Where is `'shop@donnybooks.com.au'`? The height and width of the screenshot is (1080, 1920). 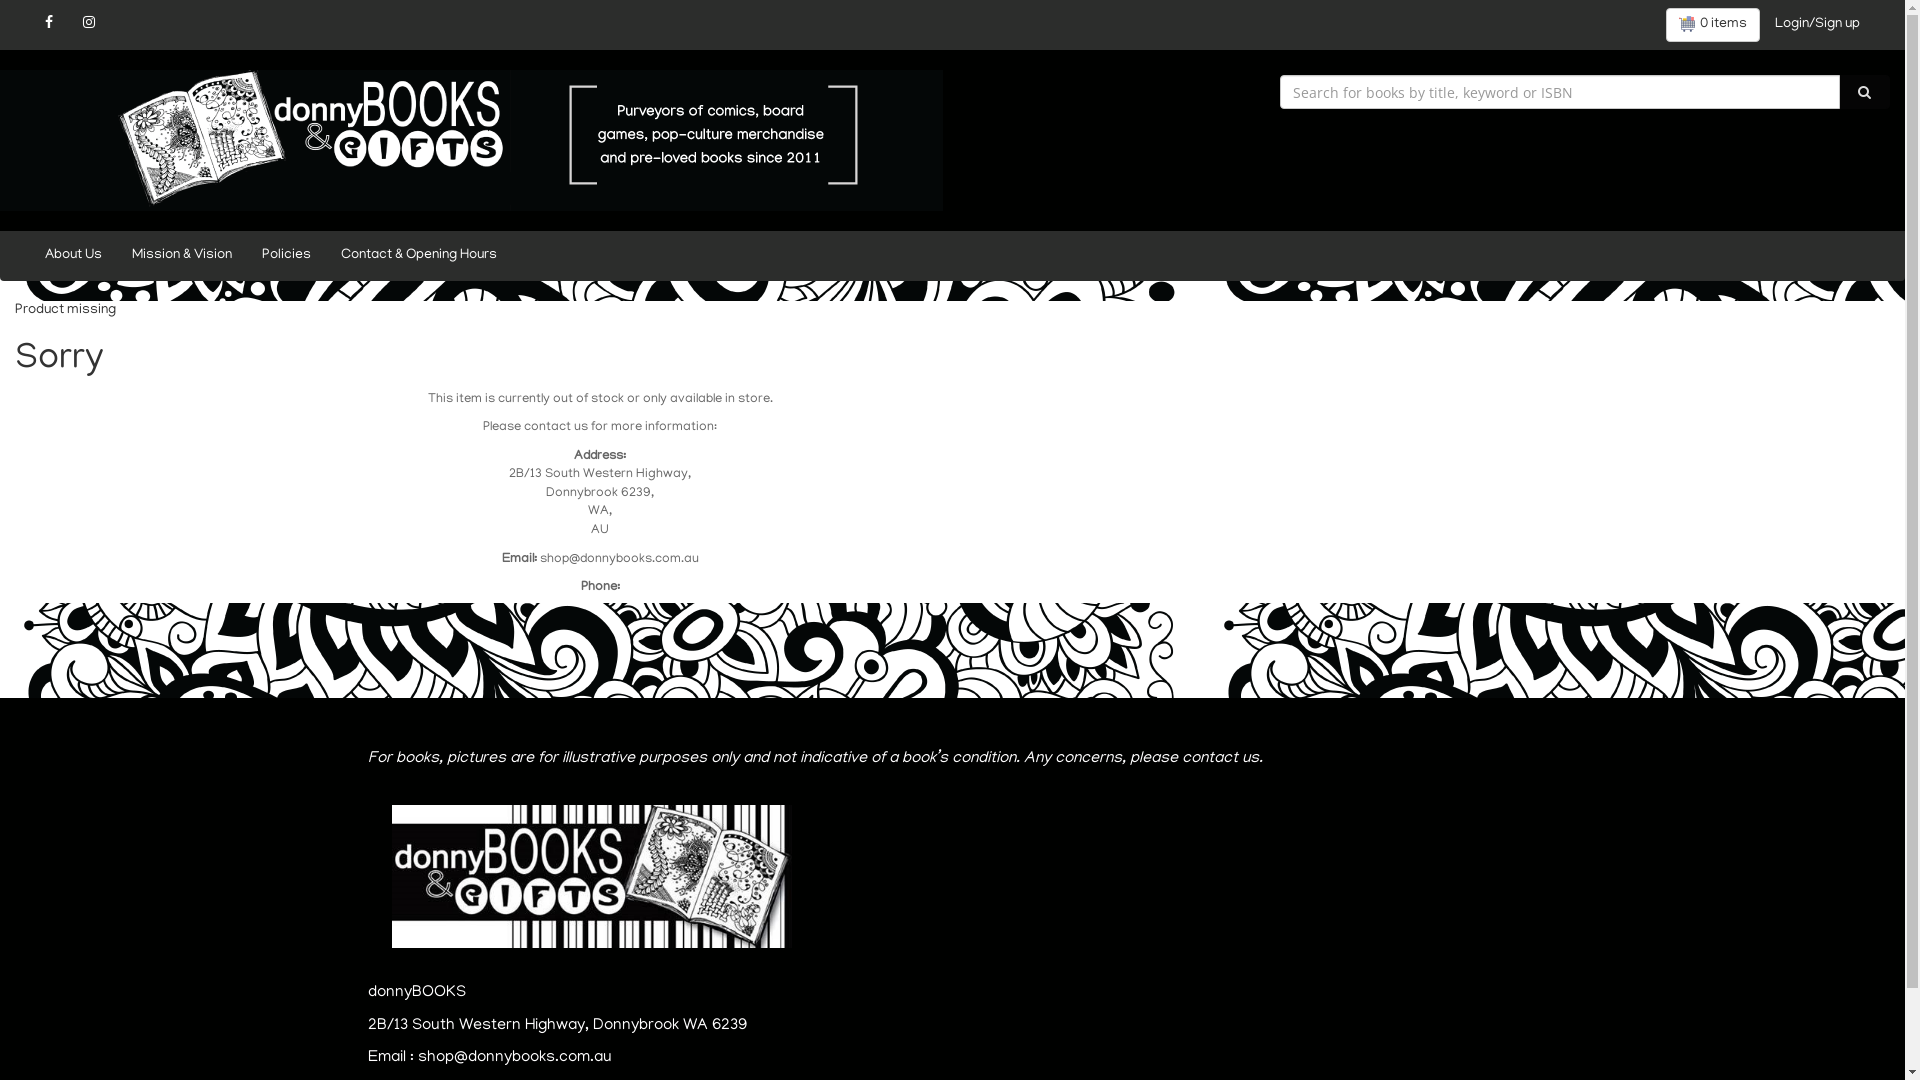
'shop@donnybooks.com.au' is located at coordinates (514, 1056).